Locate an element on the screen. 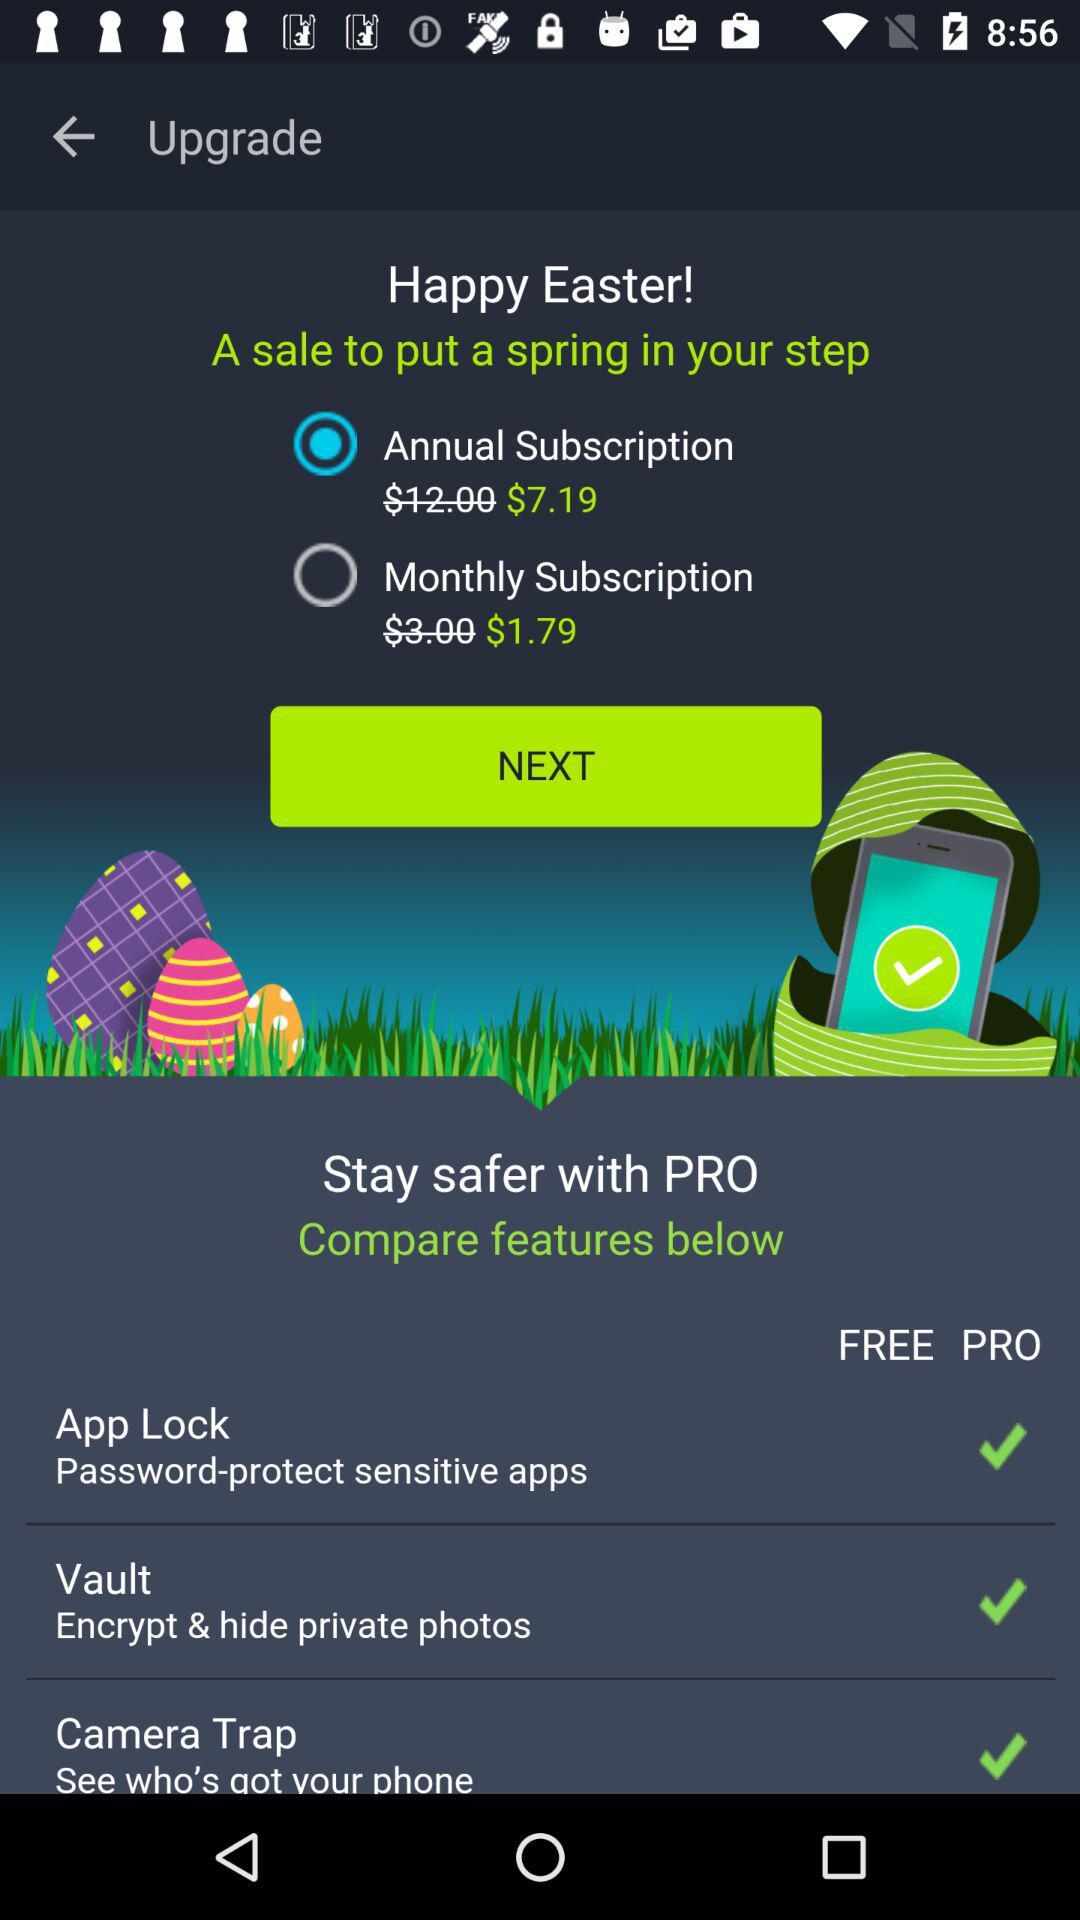 The height and width of the screenshot is (1920, 1080). go back is located at coordinates (72, 135).